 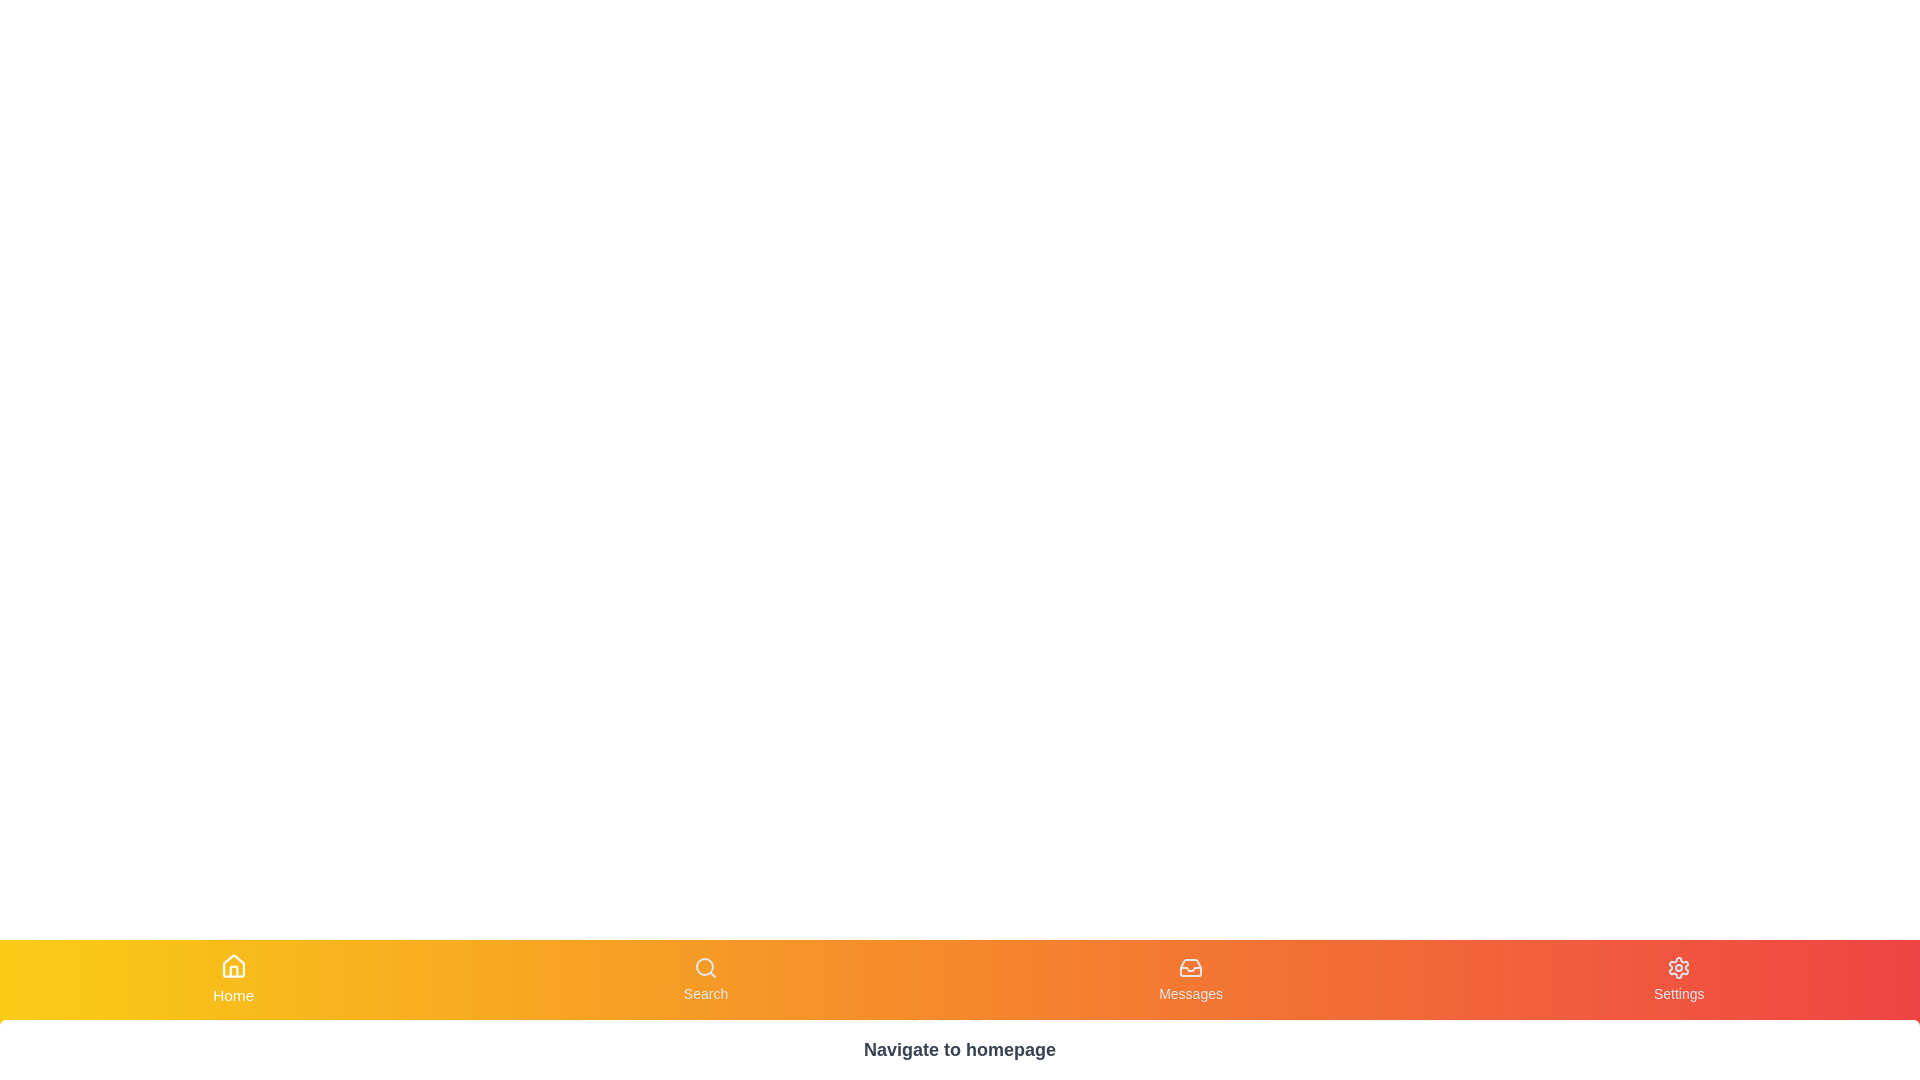 I want to click on the Search tab by clicking its corresponding button, so click(x=705, y=978).